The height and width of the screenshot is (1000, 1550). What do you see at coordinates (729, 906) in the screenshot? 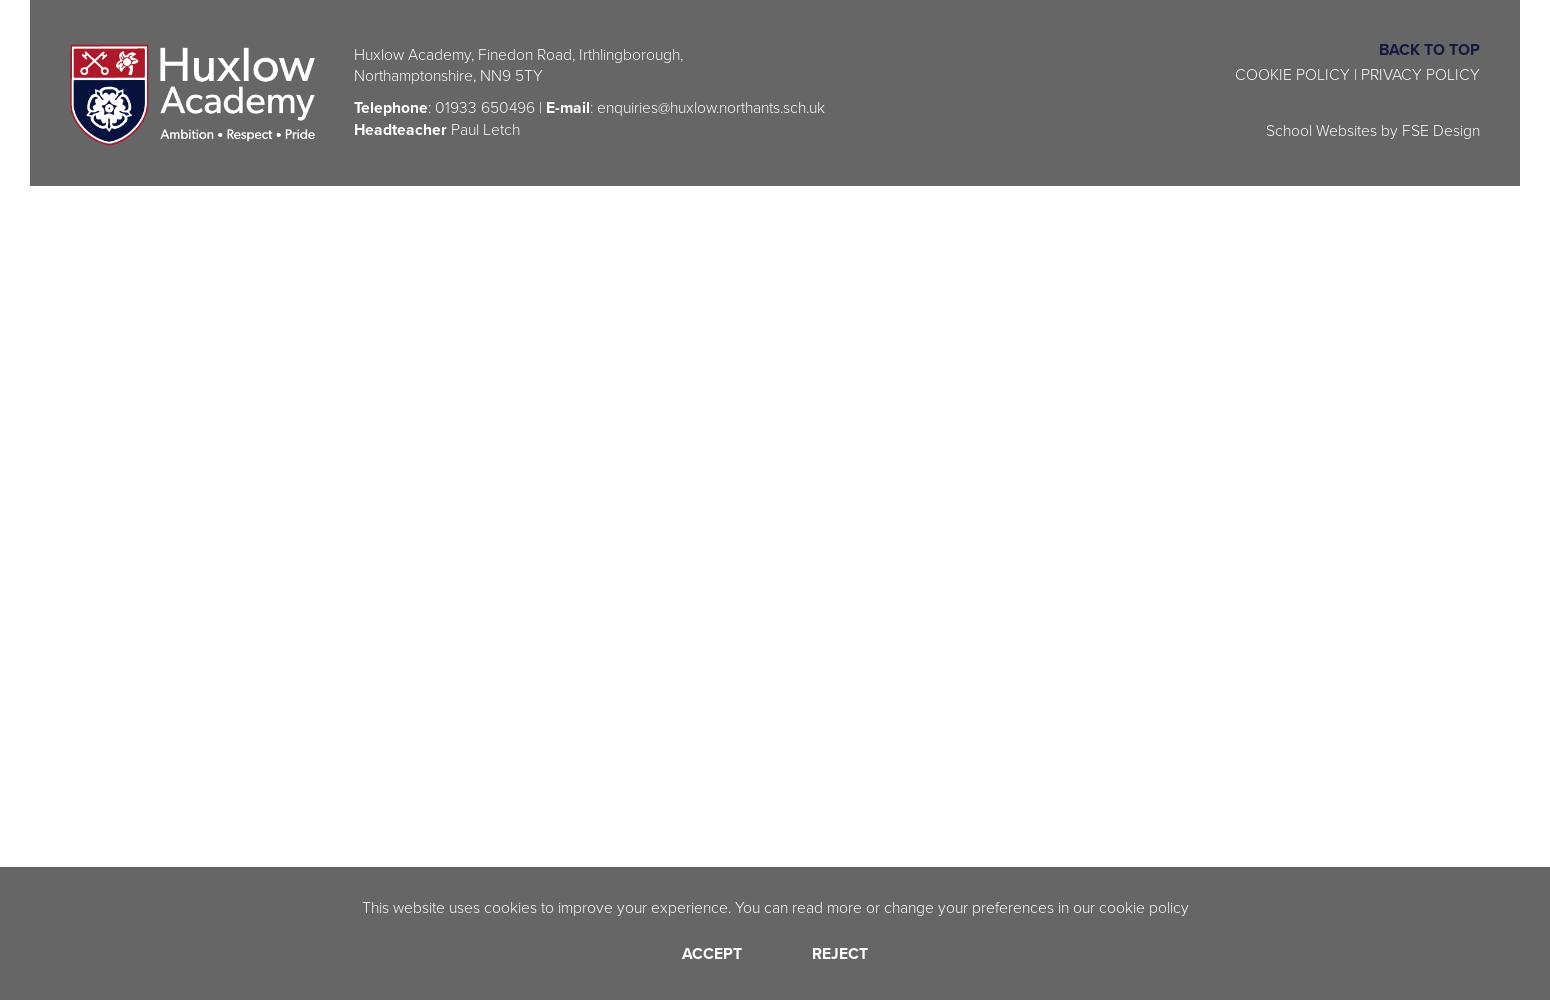
I see `'This website uses cookies to improve your experience. You can read more or change your preferences in our'` at bounding box center [729, 906].